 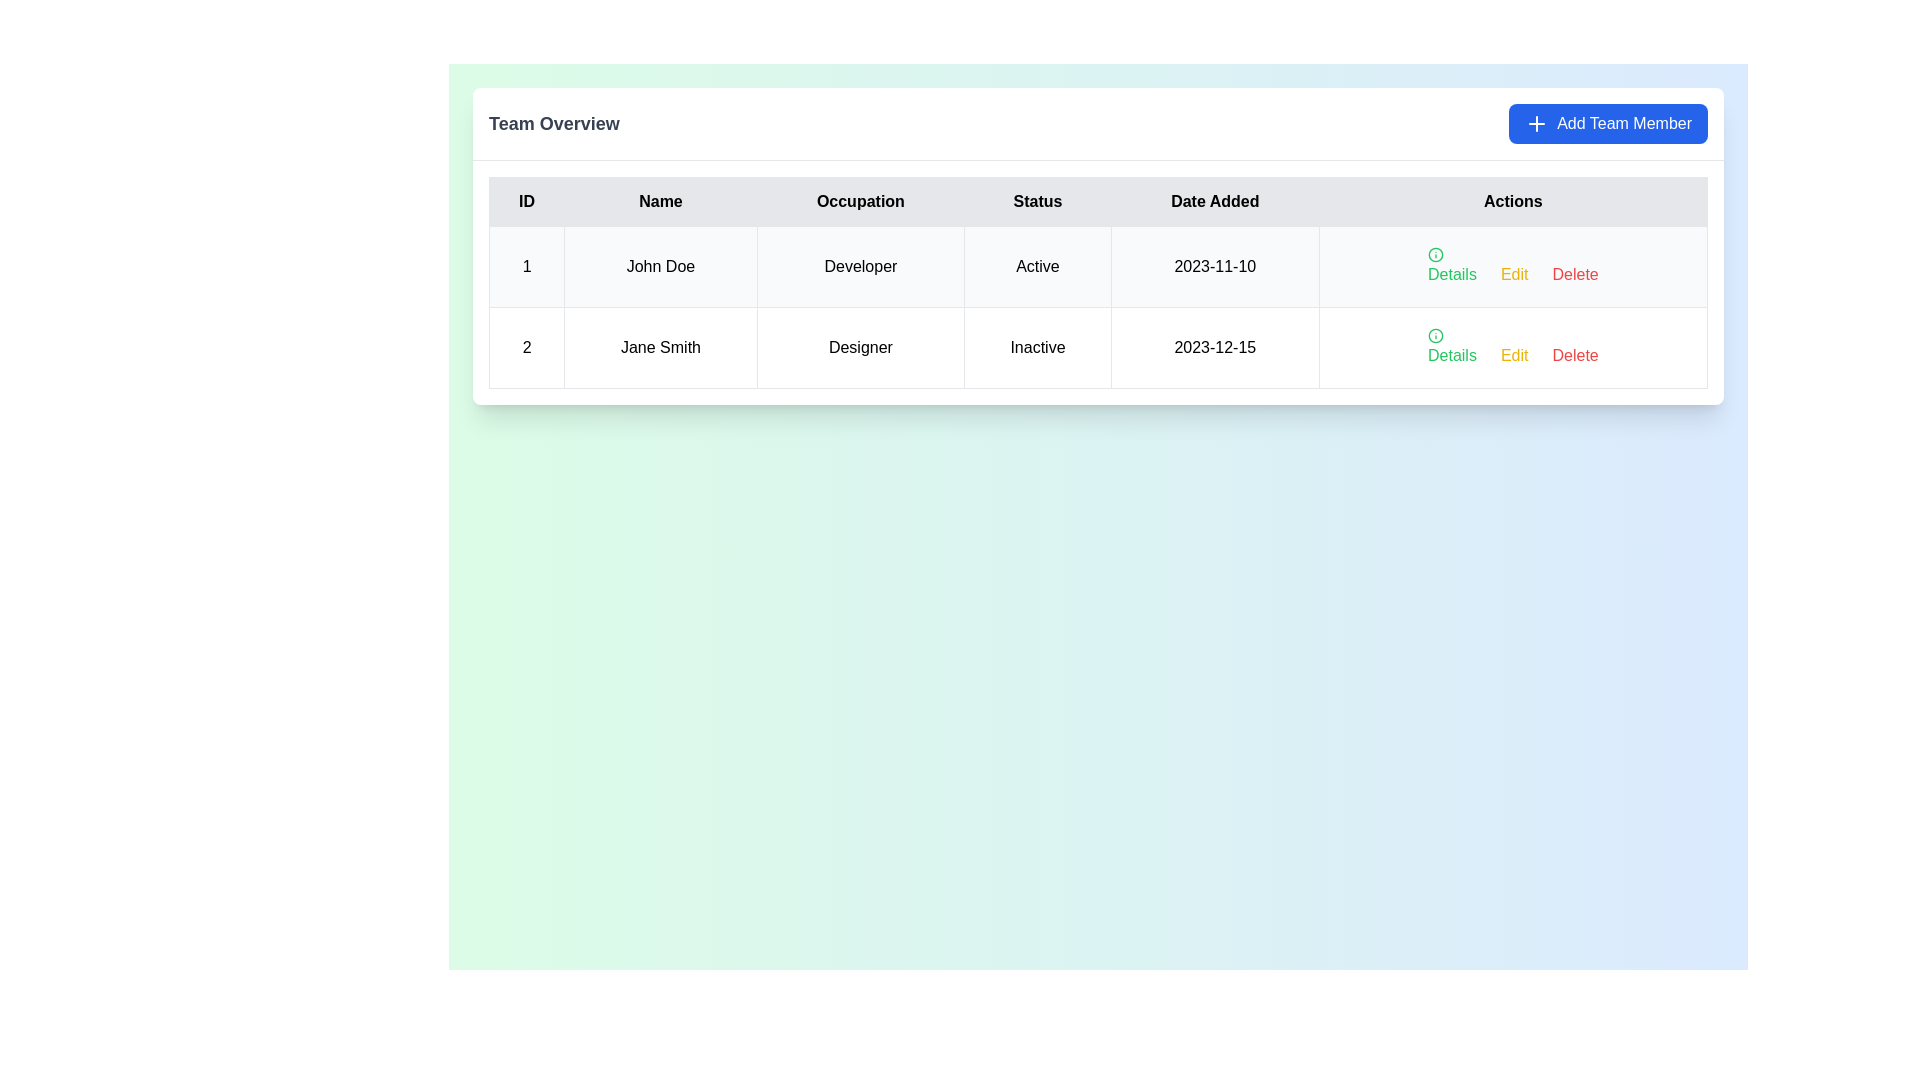 I want to click on the 'Status' header label in the fourth column of the table, which is located after 'Occupation' and before 'Date Added', so click(x=1037, y=201).